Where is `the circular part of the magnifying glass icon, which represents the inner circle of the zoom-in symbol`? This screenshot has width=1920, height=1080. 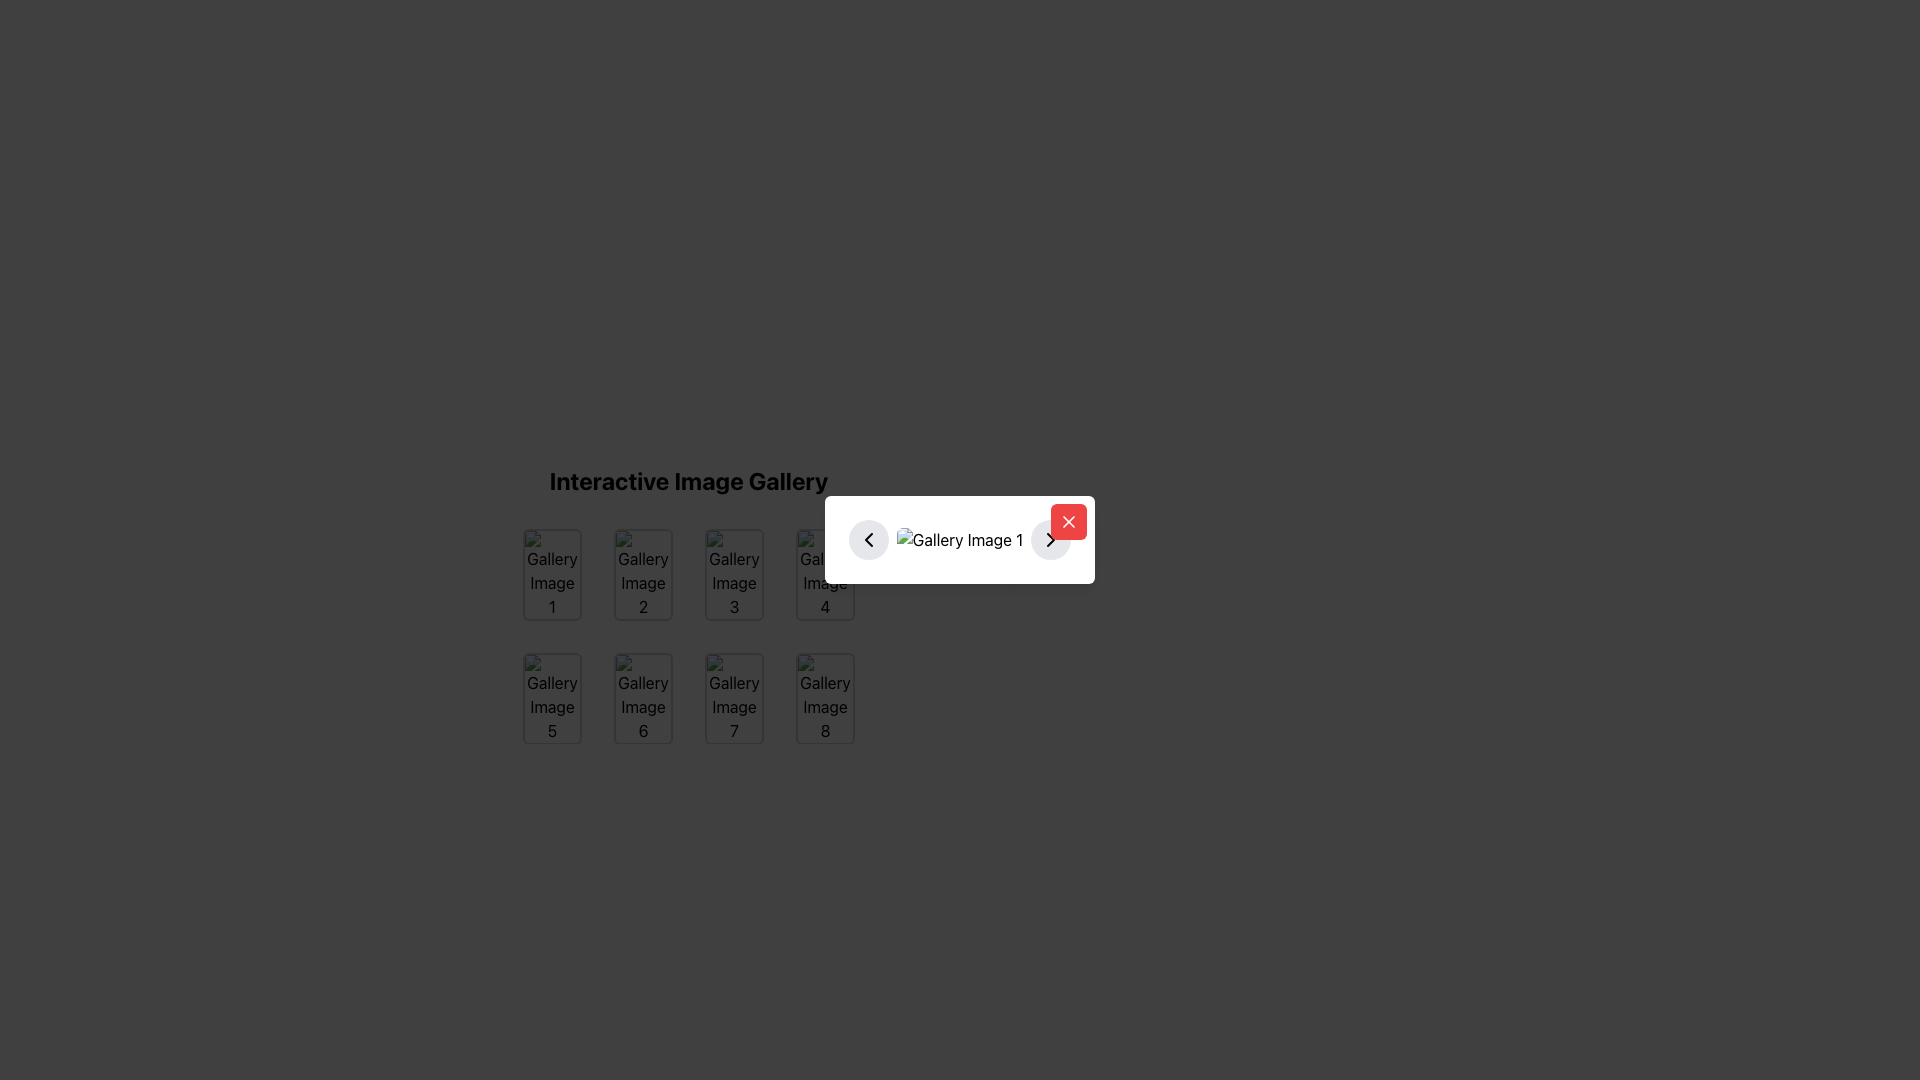 the circular part of the magnifying glass icon, which represents the inner circle of the zoom-in symbol is located at coordinates (824, 573).